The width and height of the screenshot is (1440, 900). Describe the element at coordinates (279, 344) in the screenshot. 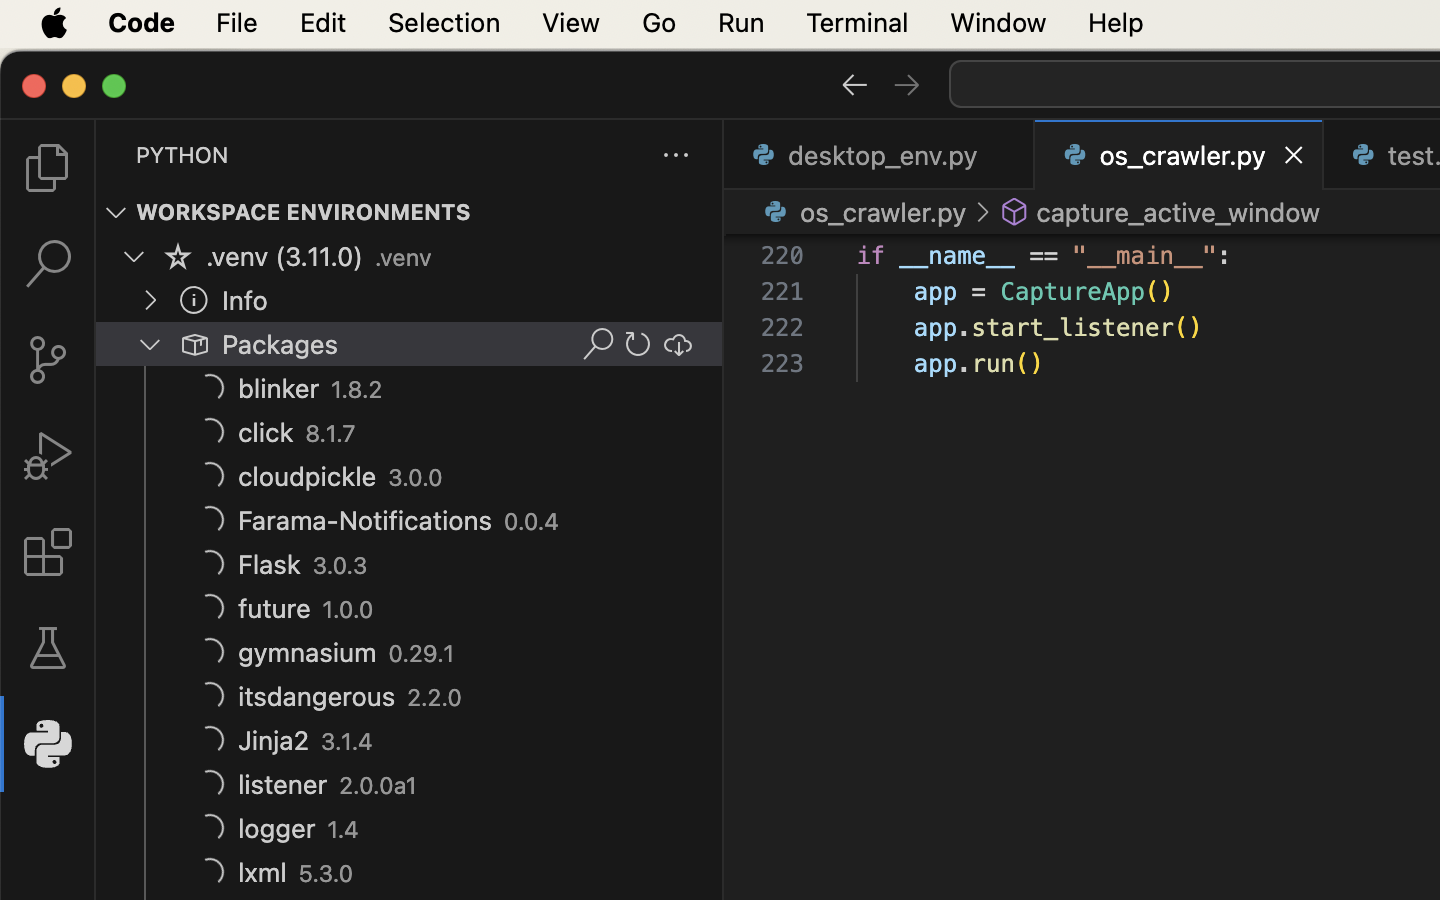

I see `'Packages'` at that location.